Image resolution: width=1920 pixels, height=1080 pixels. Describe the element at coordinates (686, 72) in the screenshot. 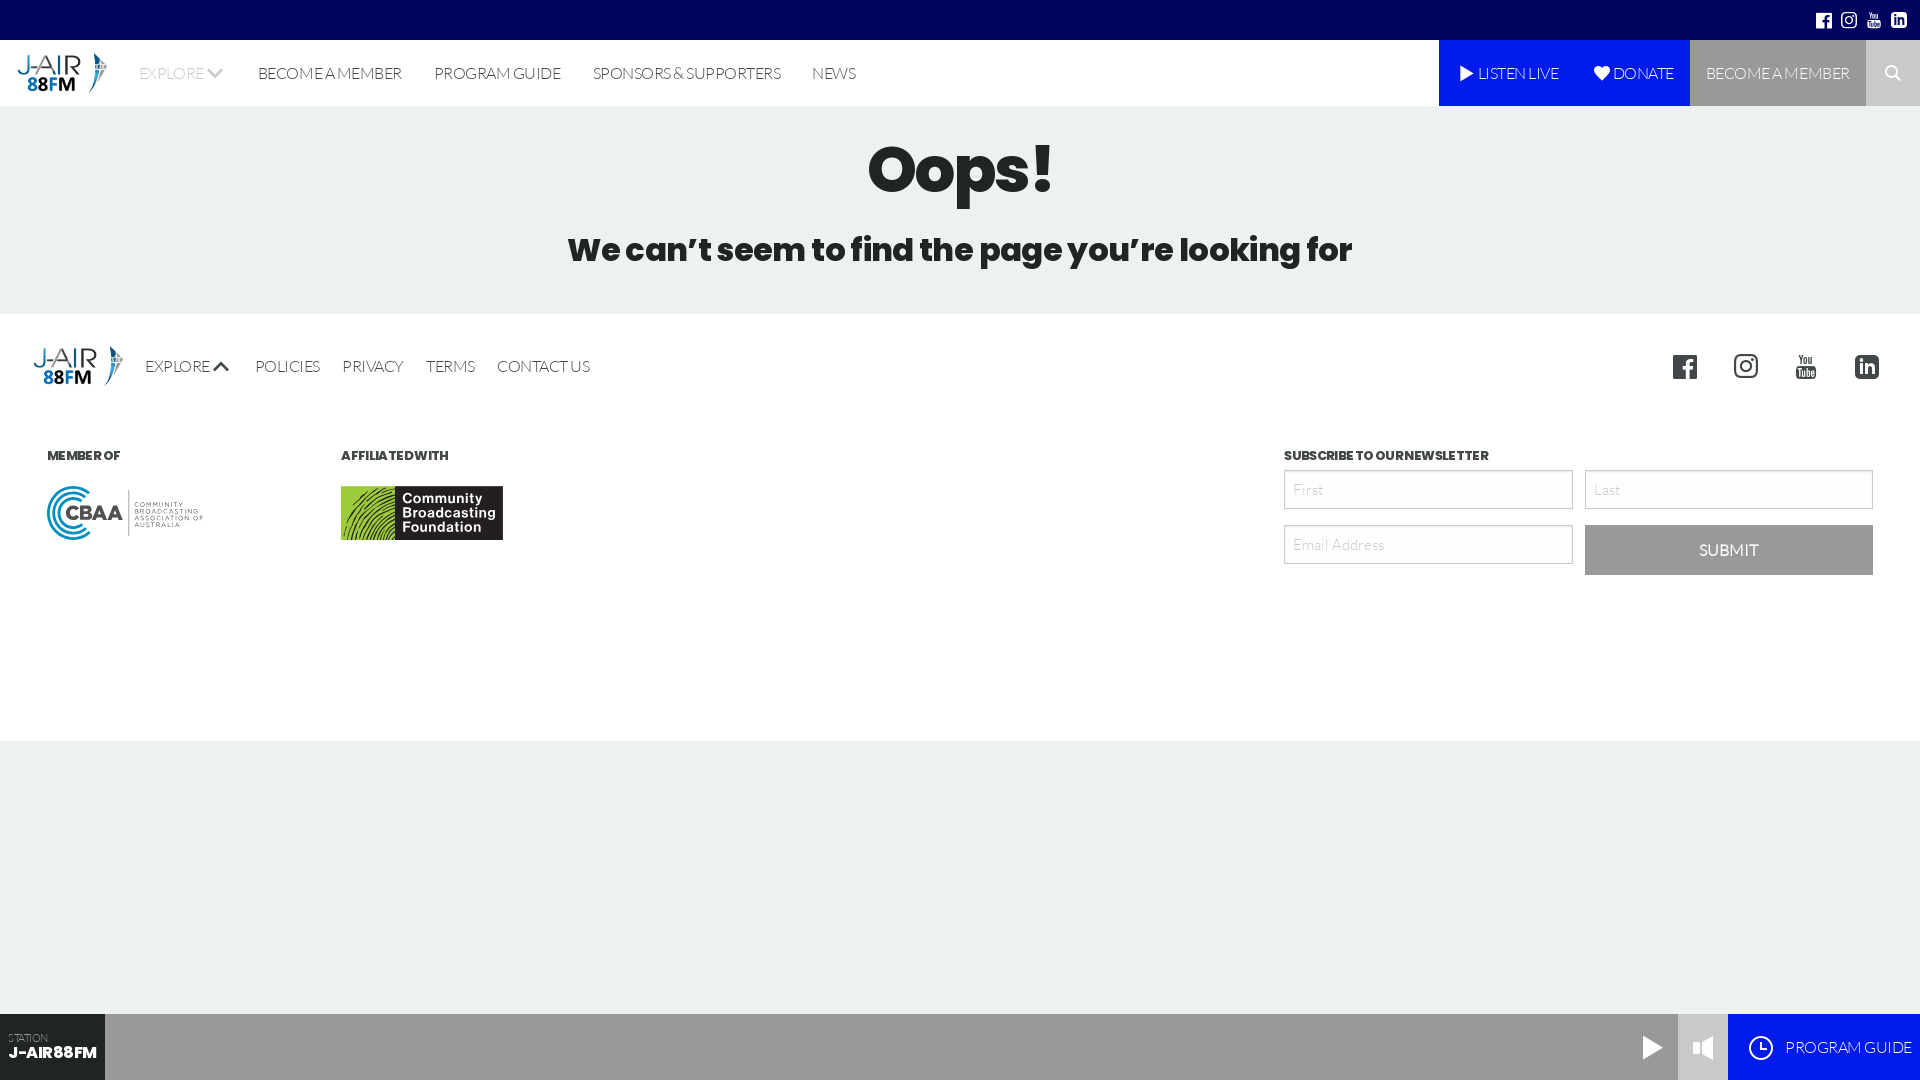

I see `'SPONSORS & SUPPORTERS'` at that location.